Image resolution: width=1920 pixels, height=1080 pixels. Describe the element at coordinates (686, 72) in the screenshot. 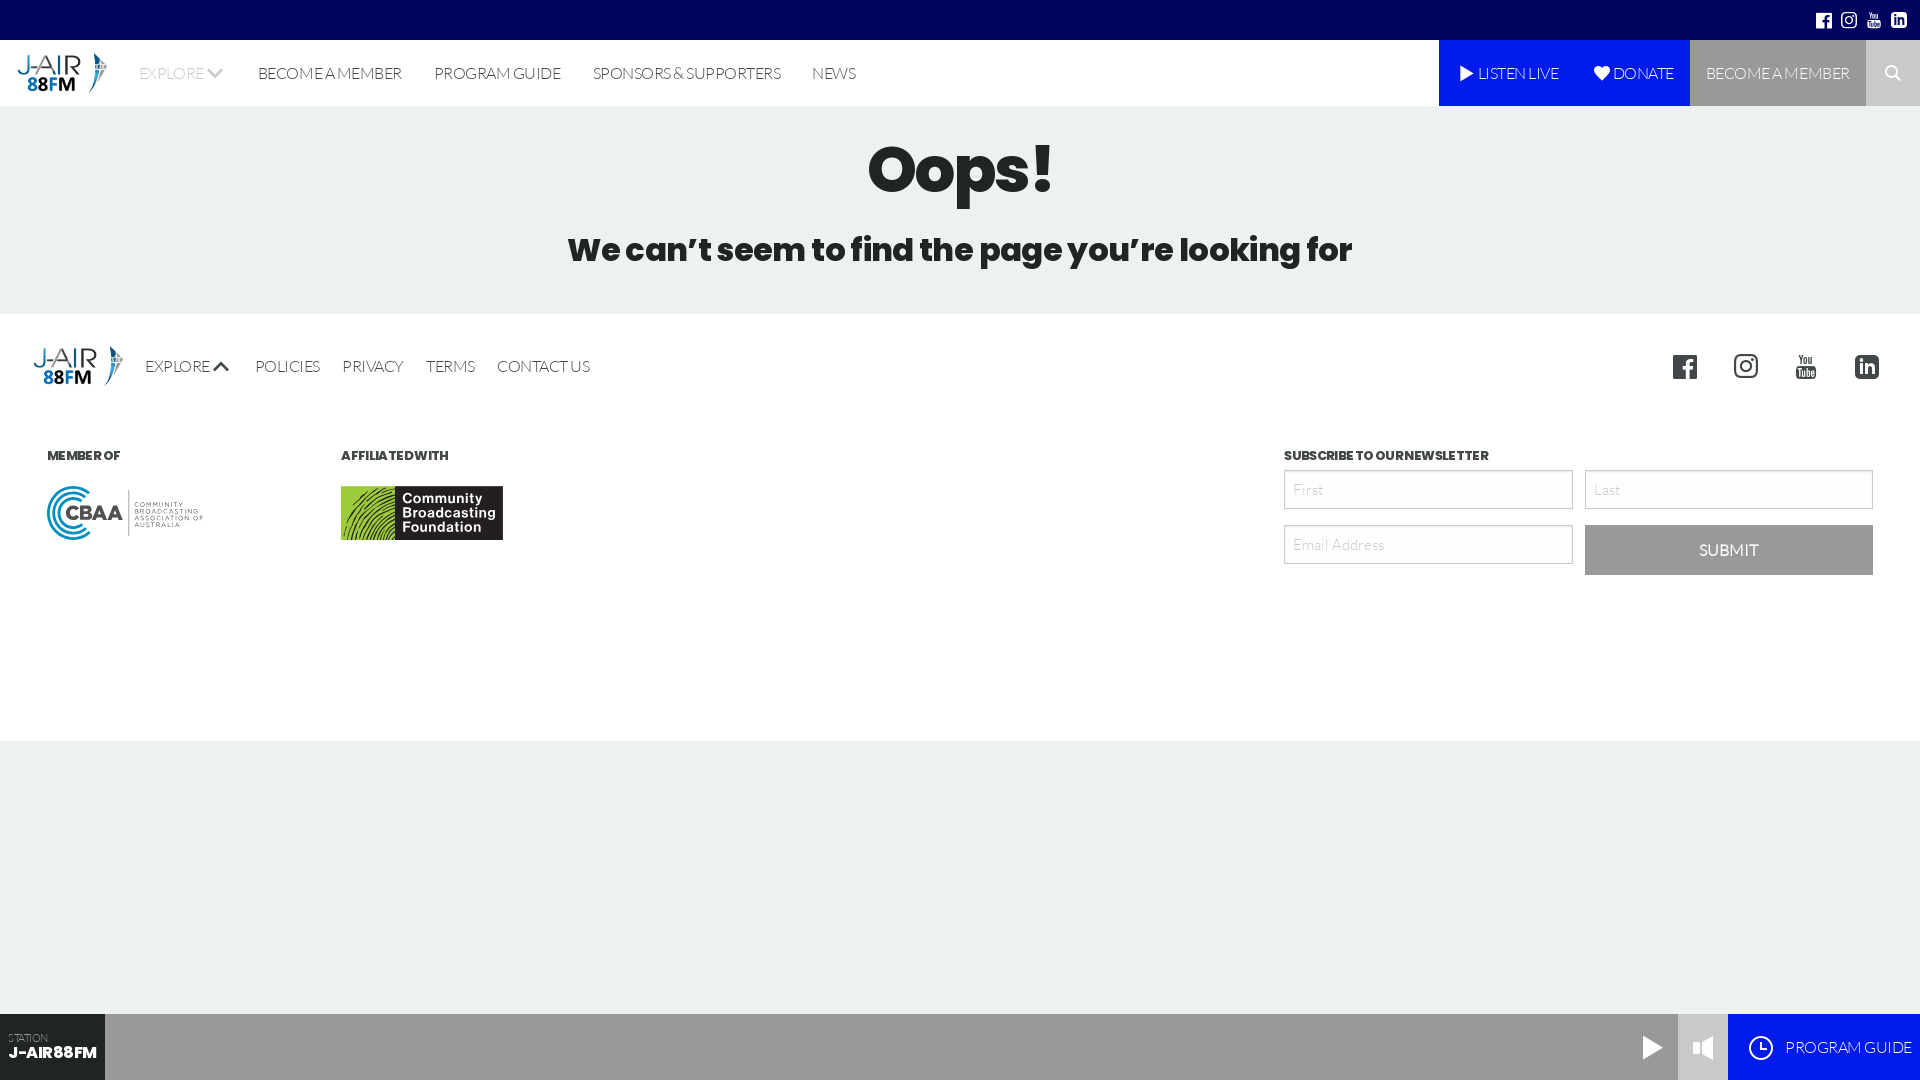

I see `'SPONSORS & SUPPORTERS'` at that location.